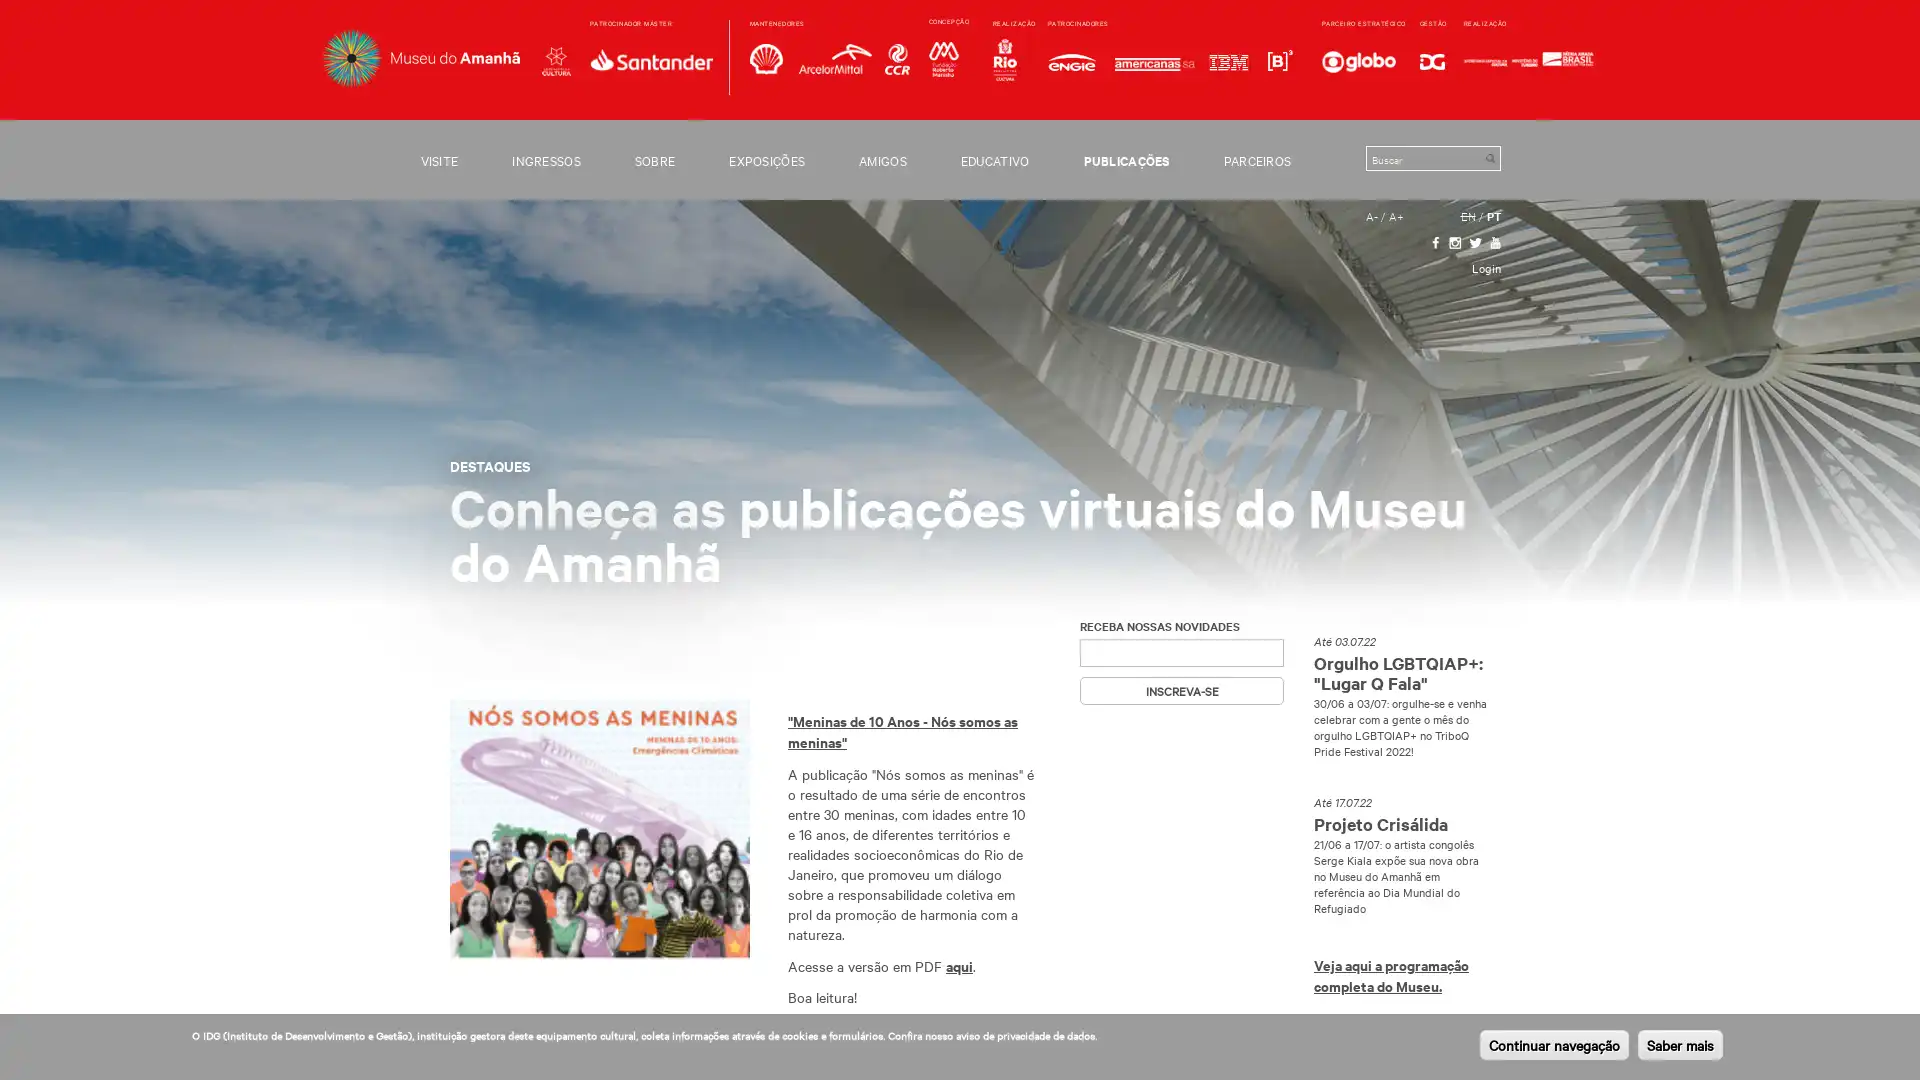 The image size is (1920, 1080). Describe the element at coordinates (1181, 689) in the screenshot. I see `Inscreva-se` at that location.